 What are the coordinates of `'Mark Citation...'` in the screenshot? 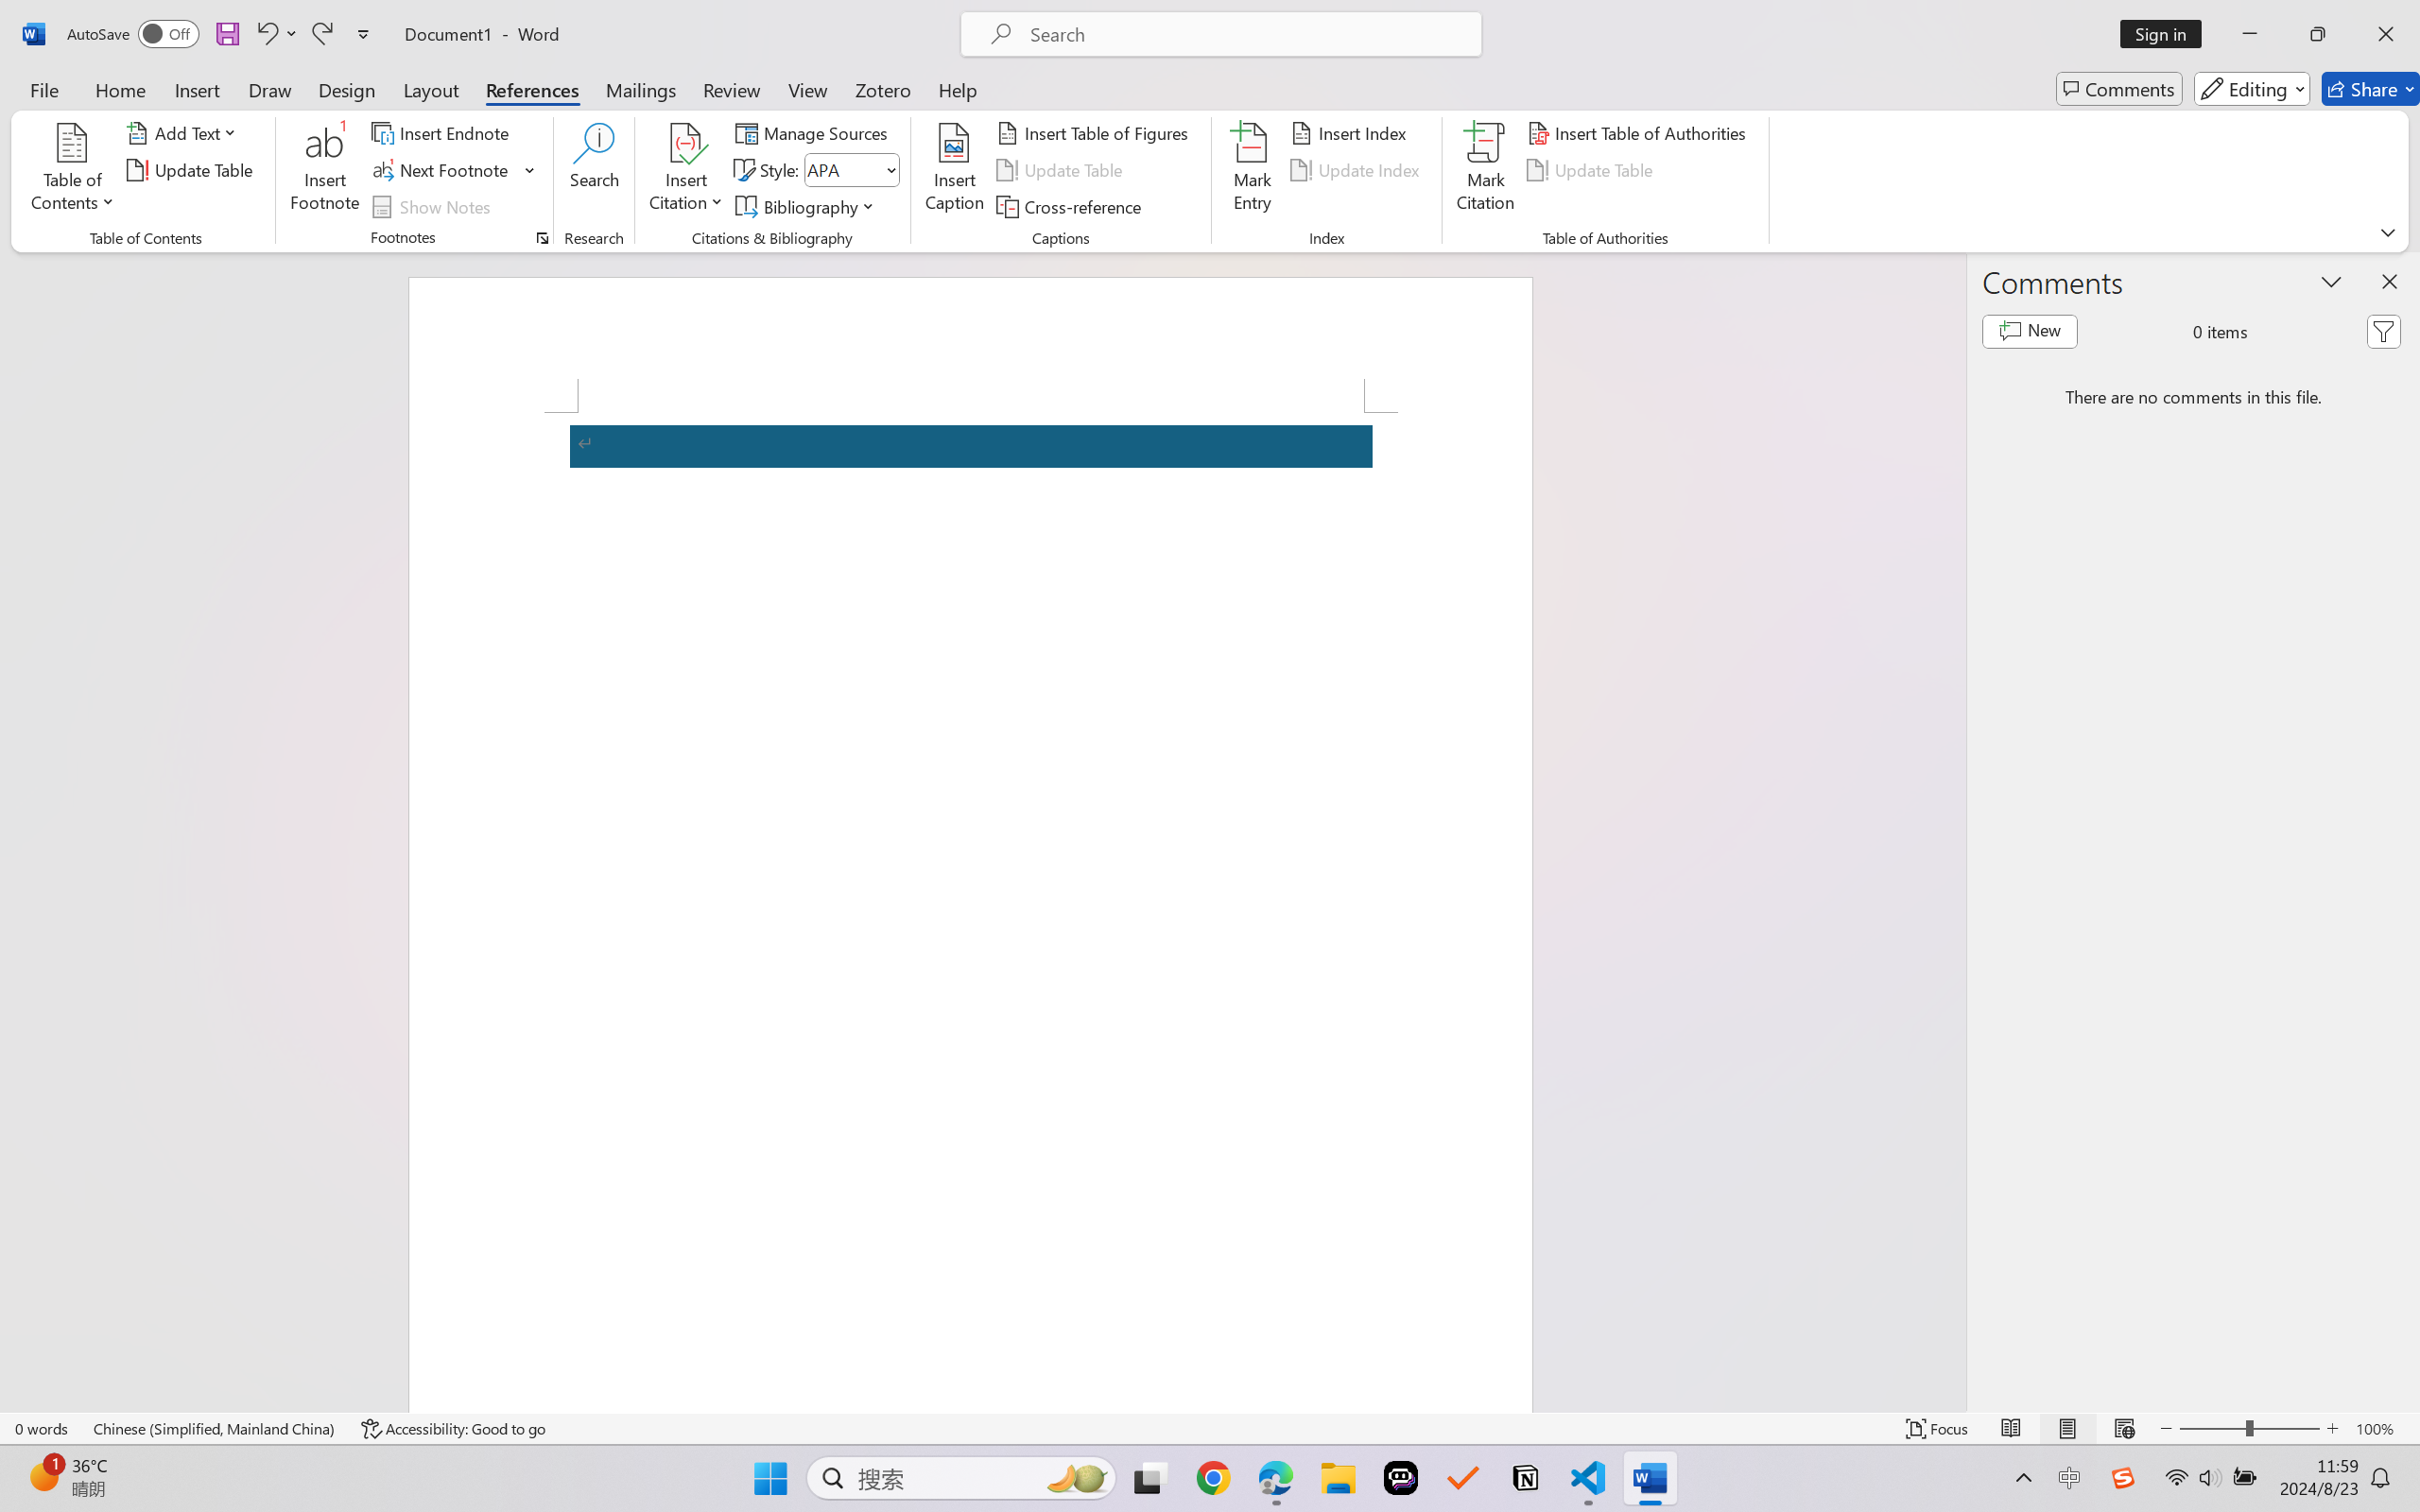 It's located at (1484, 170).